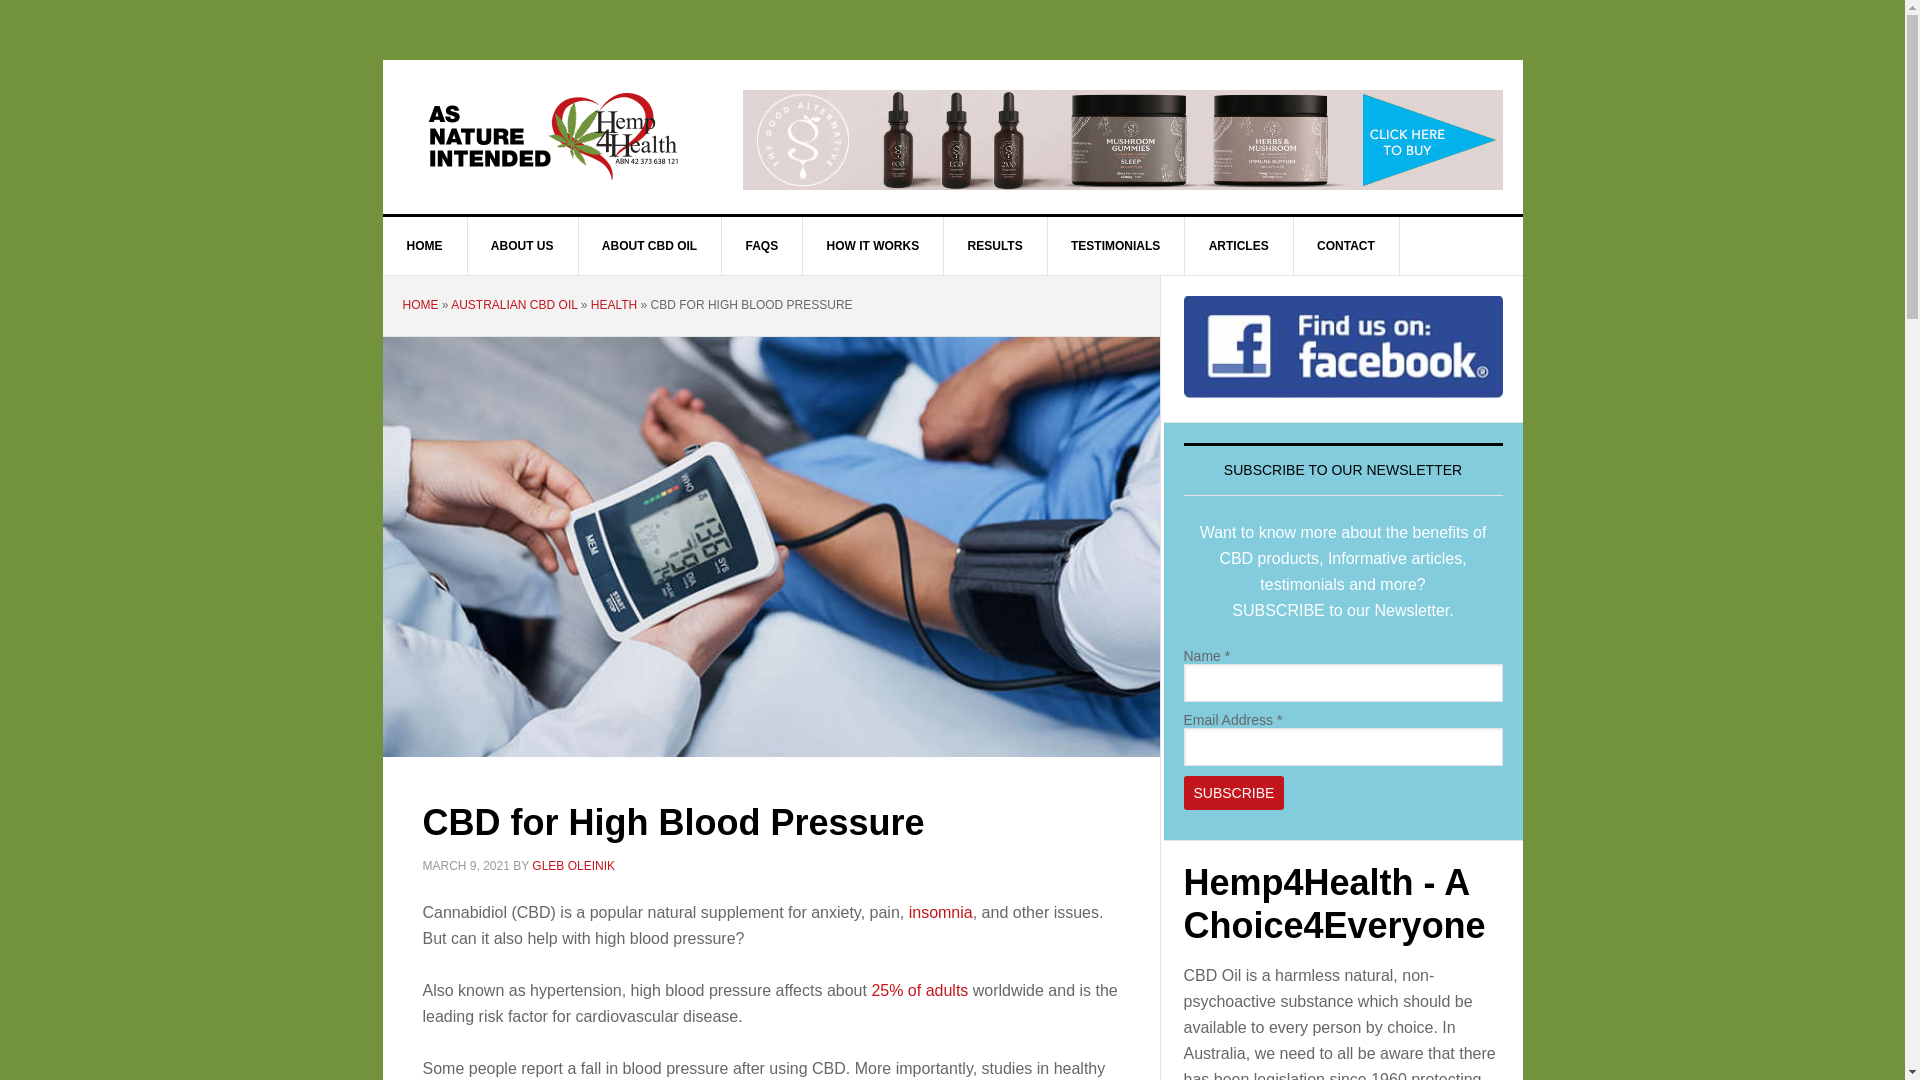 The height and width of the screenshot is (1080, 1920). I want to click on 'Skip to primary navigation', so click(0, 0).